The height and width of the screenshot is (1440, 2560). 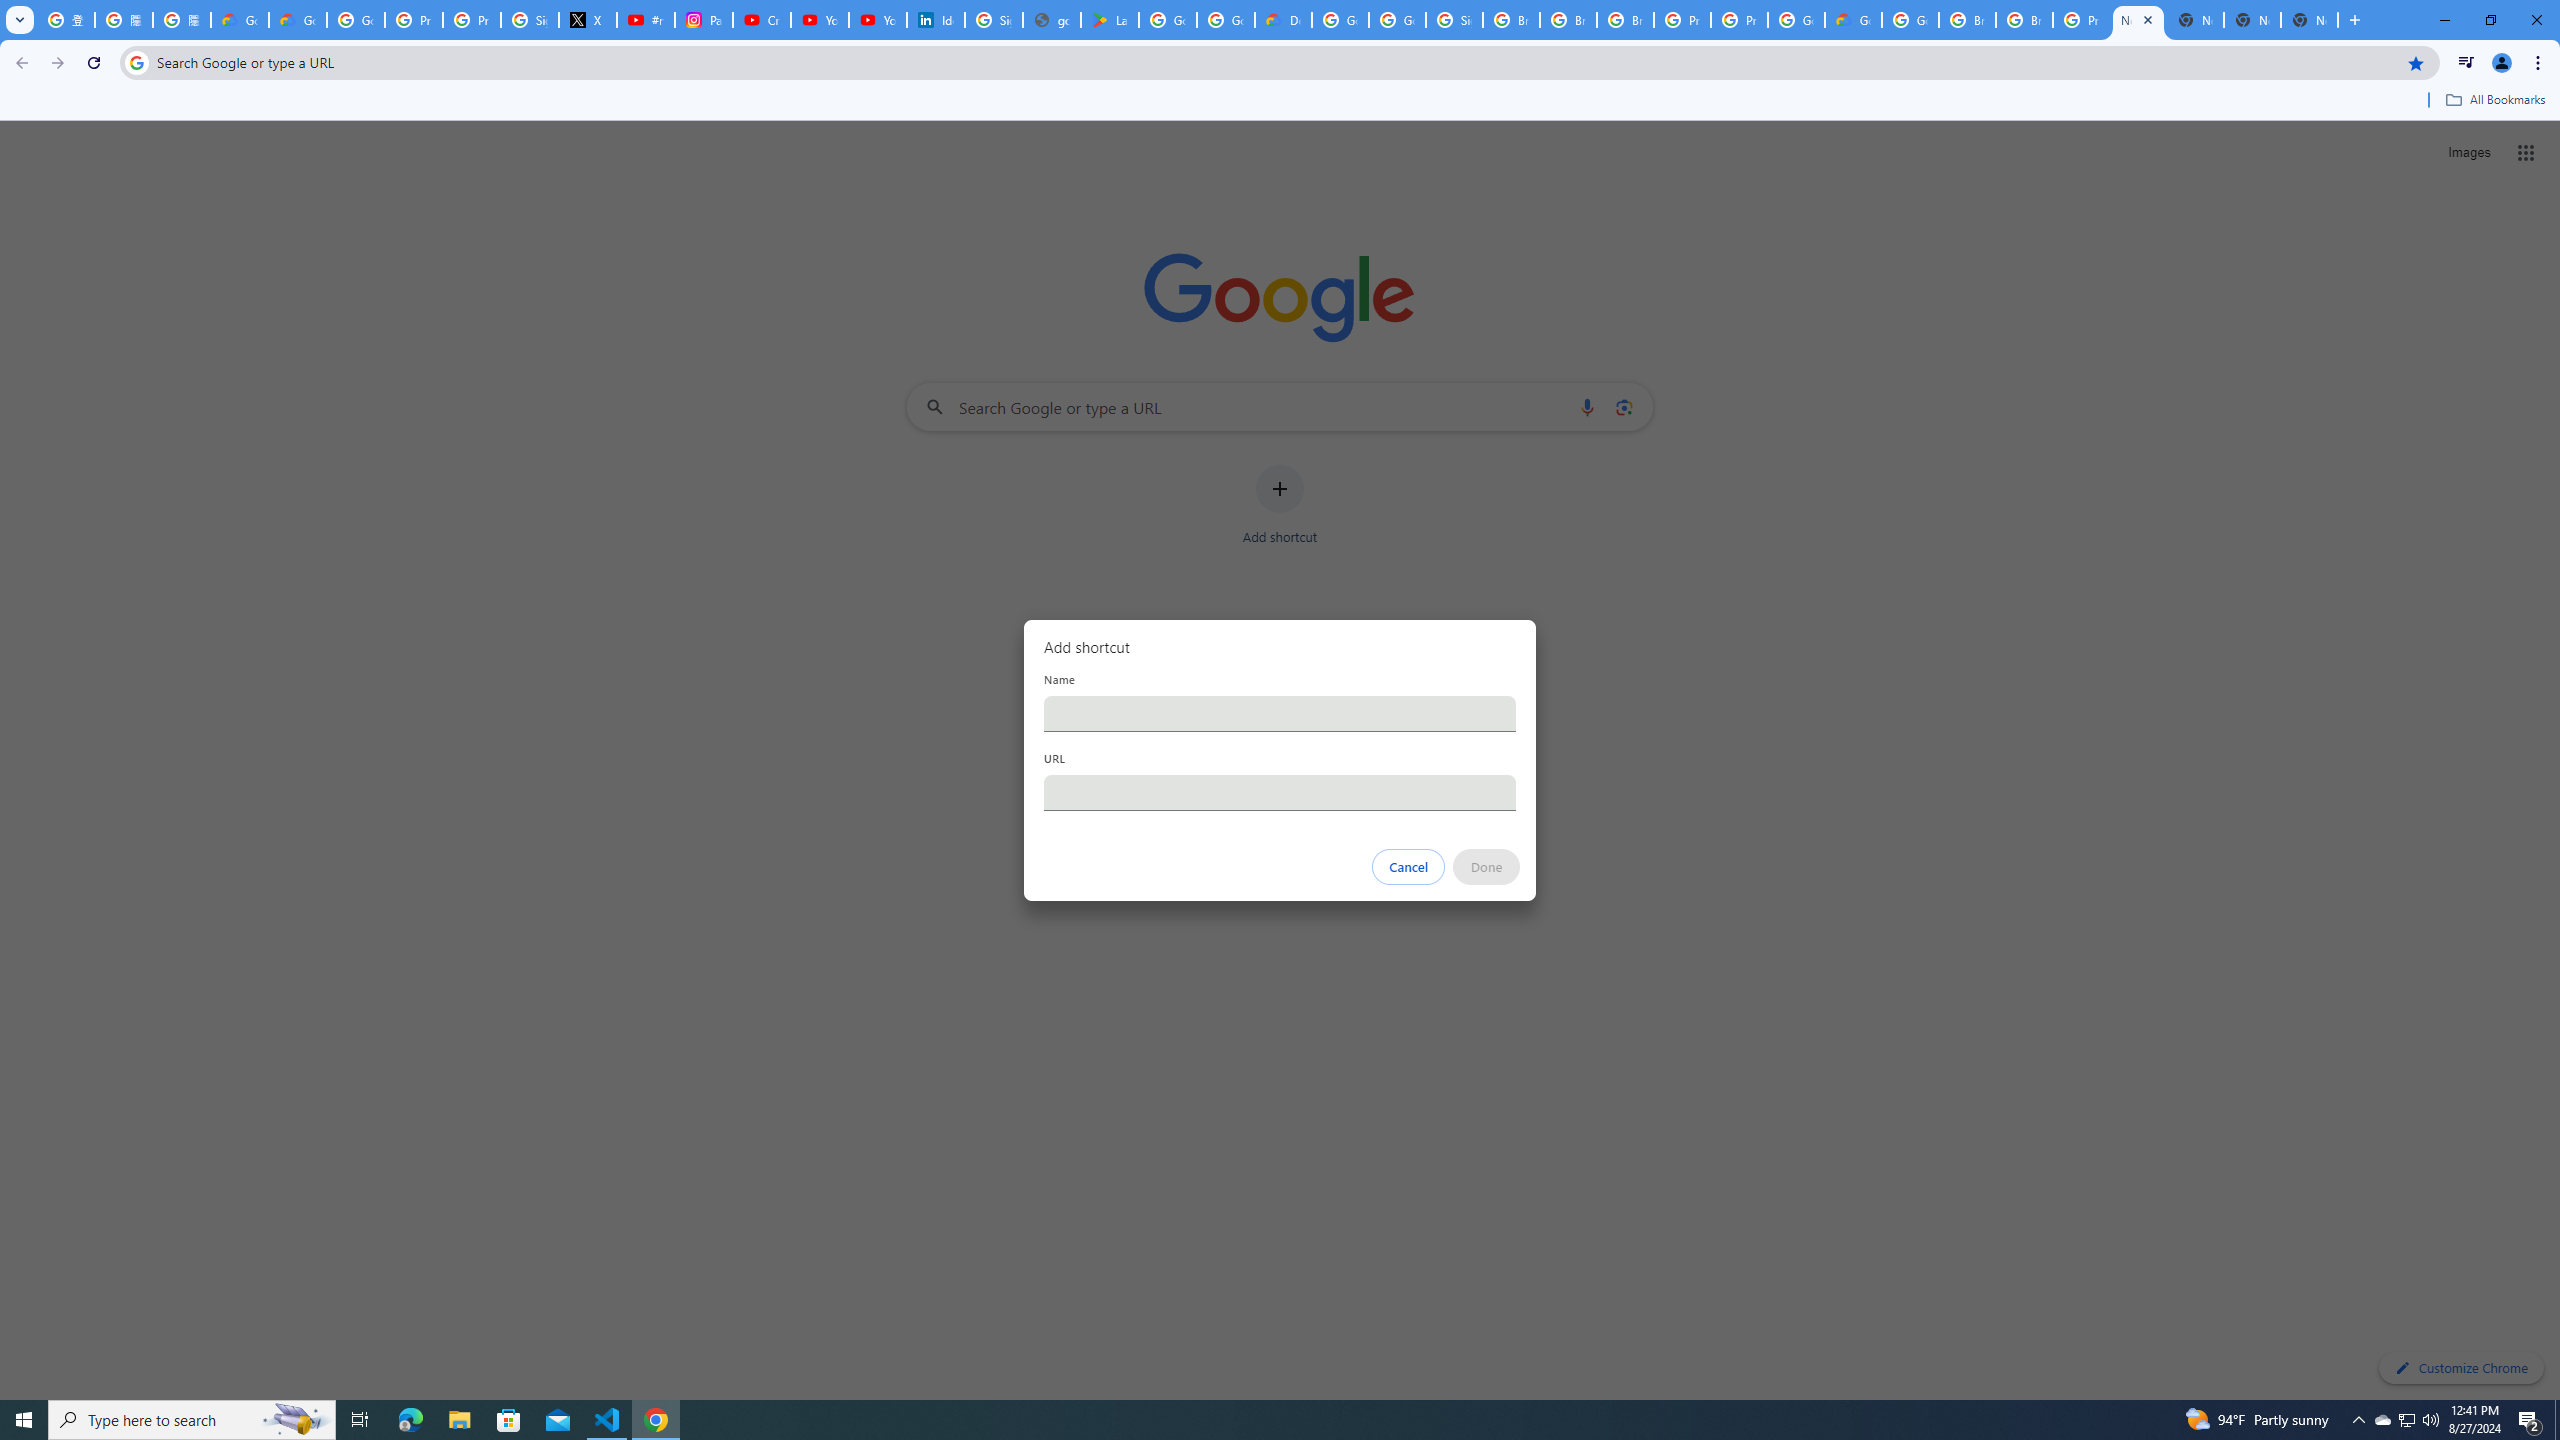 What do you see at coordinates (1226, 19) in the screenshot?
I see `'Google Workspace - Specific Terms'` at bounding box center [1226, 19].